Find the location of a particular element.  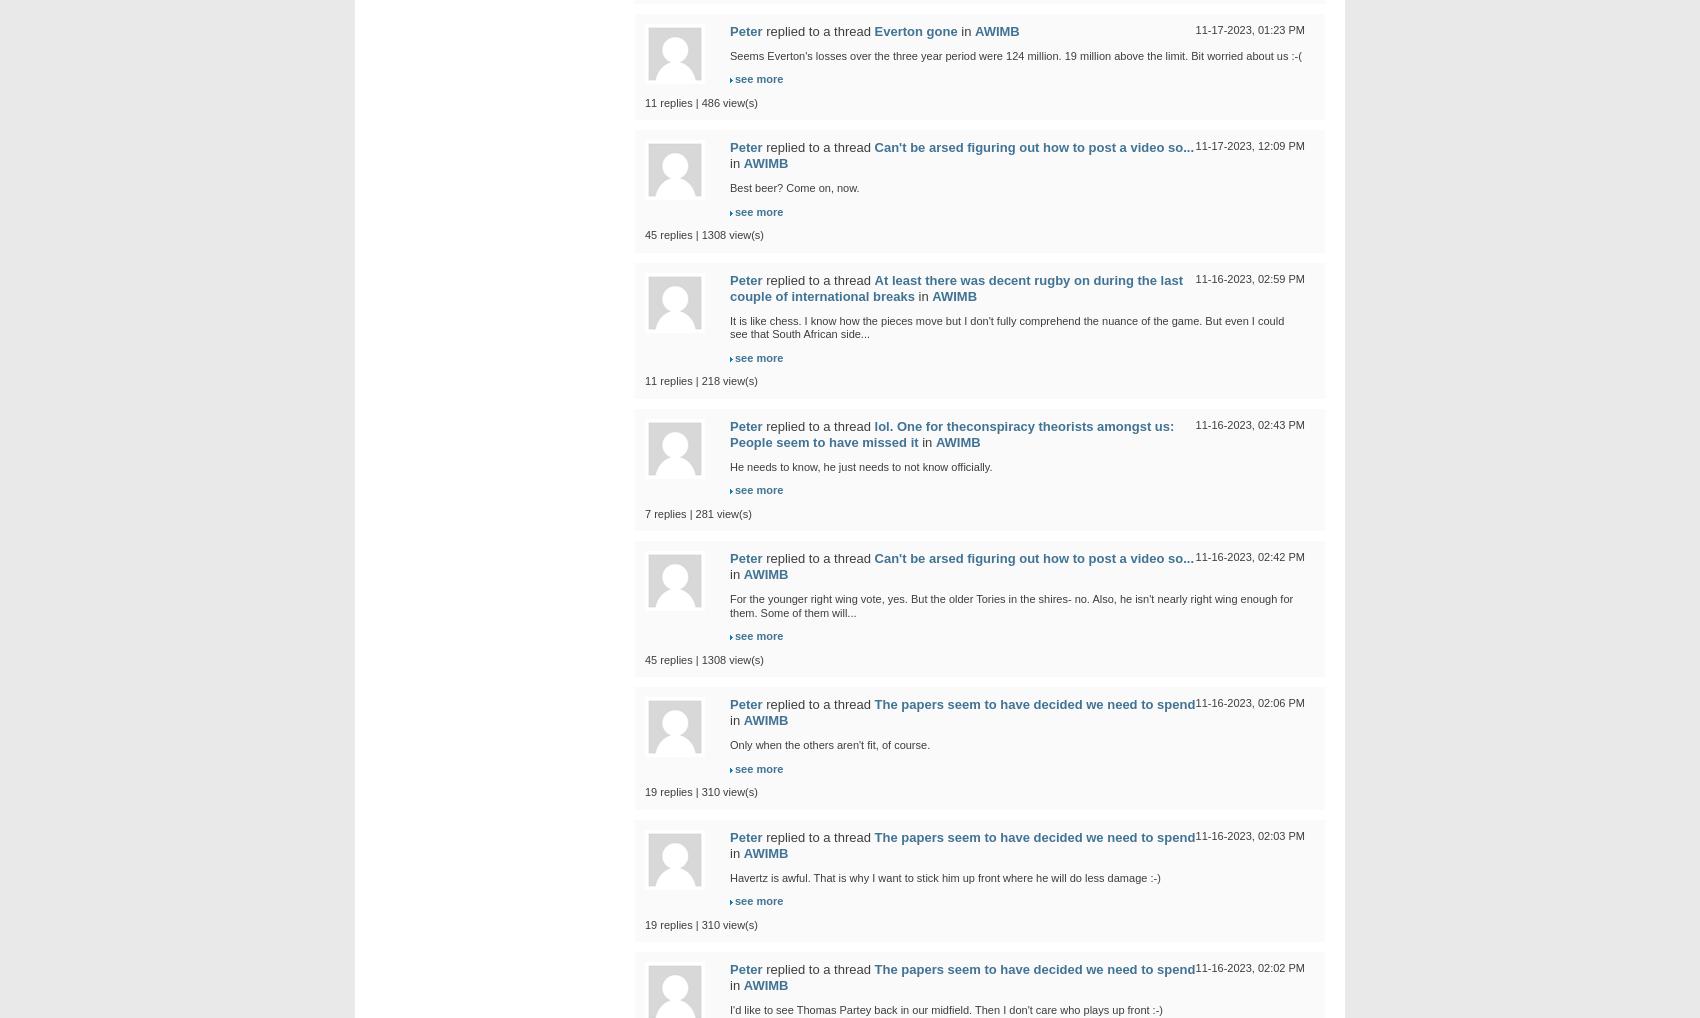

'7 replies | 281 view(s)' is located at coordinates (698, 511).